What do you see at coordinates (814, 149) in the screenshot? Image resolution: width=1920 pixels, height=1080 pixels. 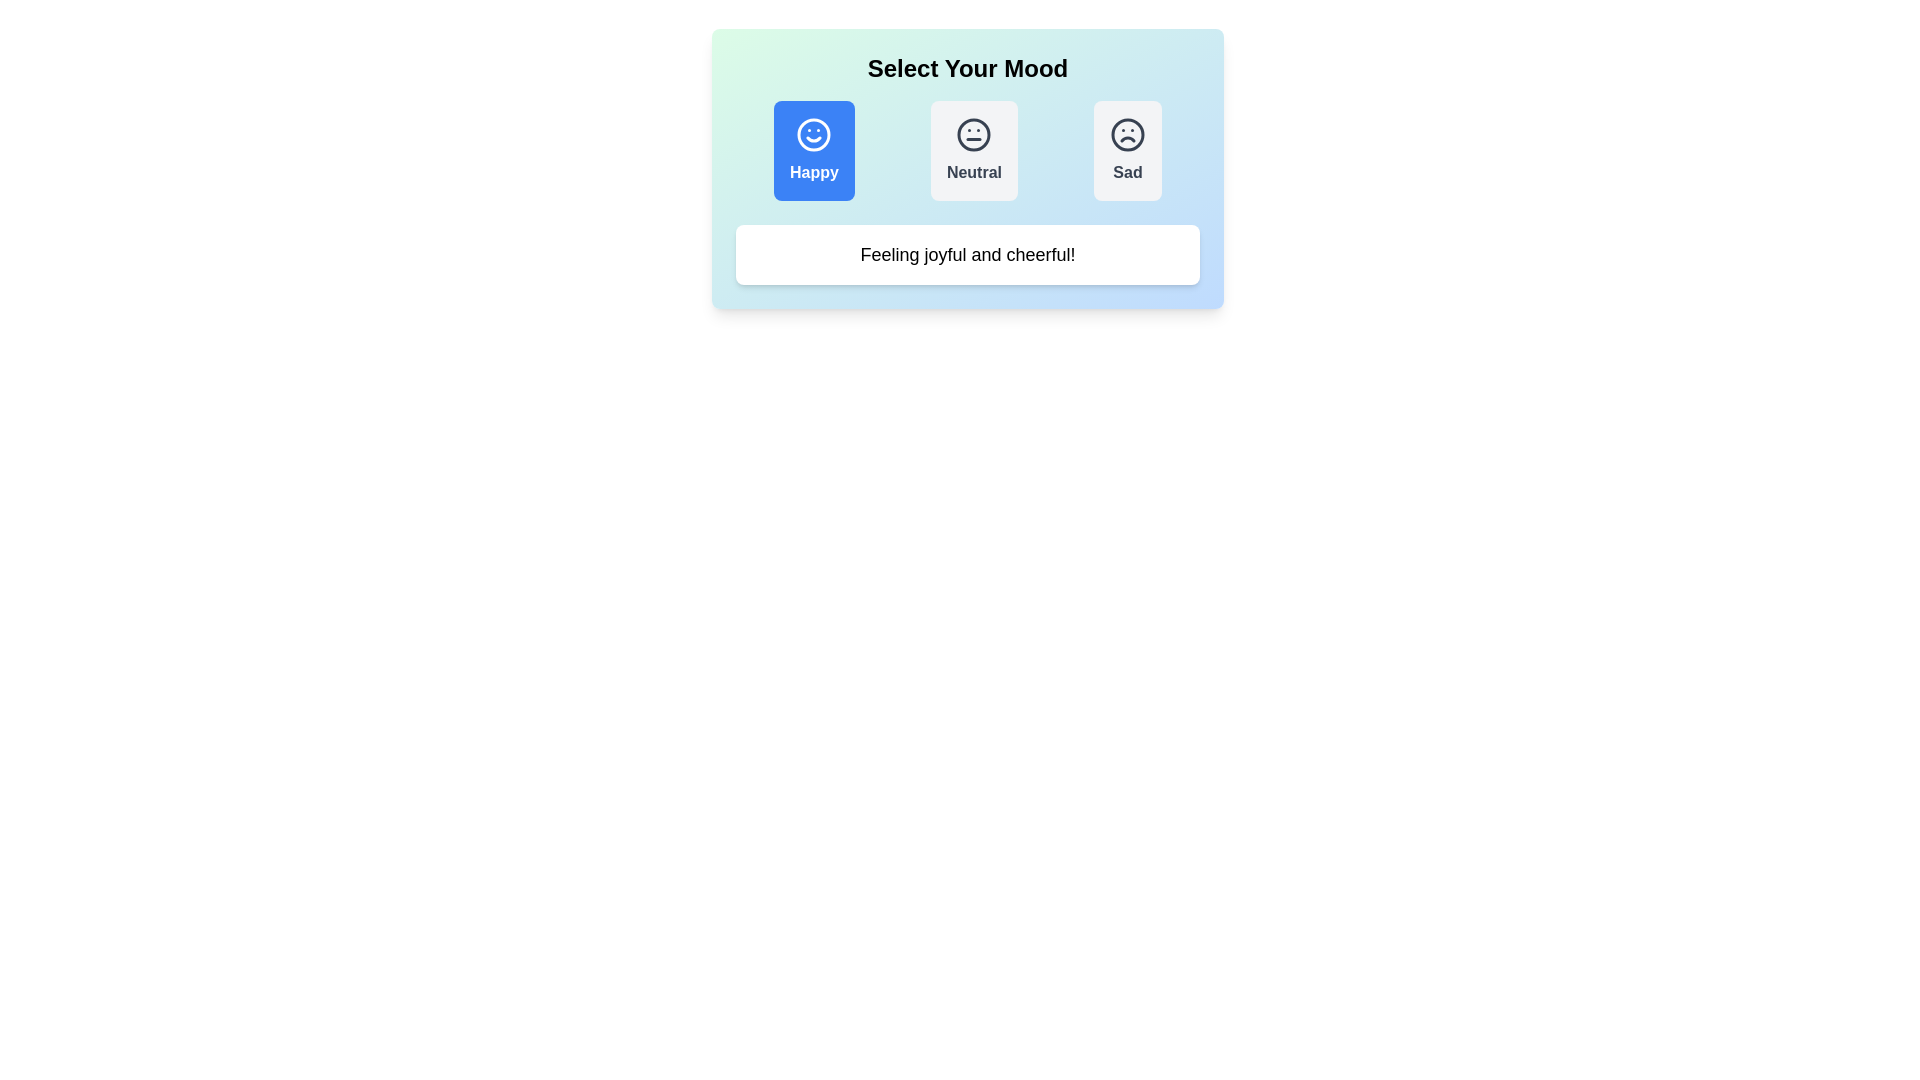 I see `the mood Happy by clicking on the respective button` at bounding box center [814, 149].